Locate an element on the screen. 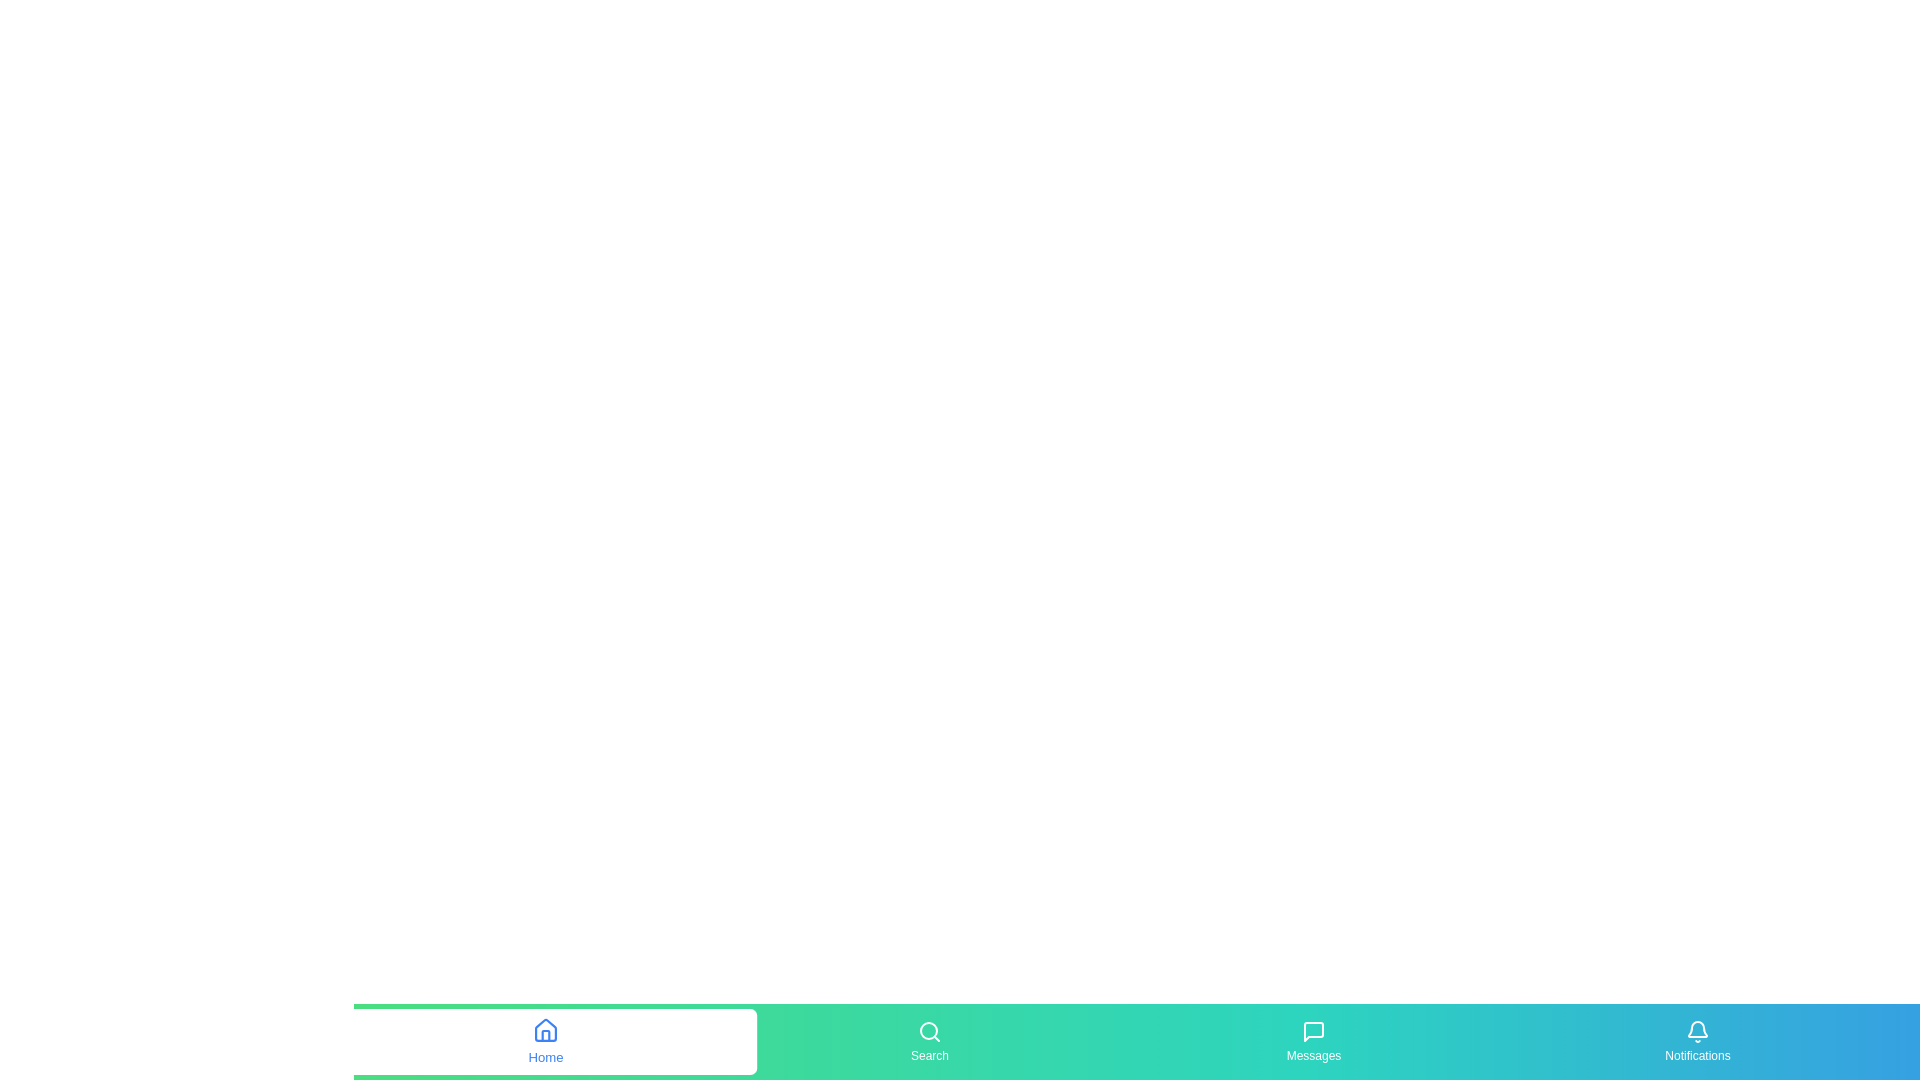  the Home button to observe its hover effect is located at coordinates (546, 1040).